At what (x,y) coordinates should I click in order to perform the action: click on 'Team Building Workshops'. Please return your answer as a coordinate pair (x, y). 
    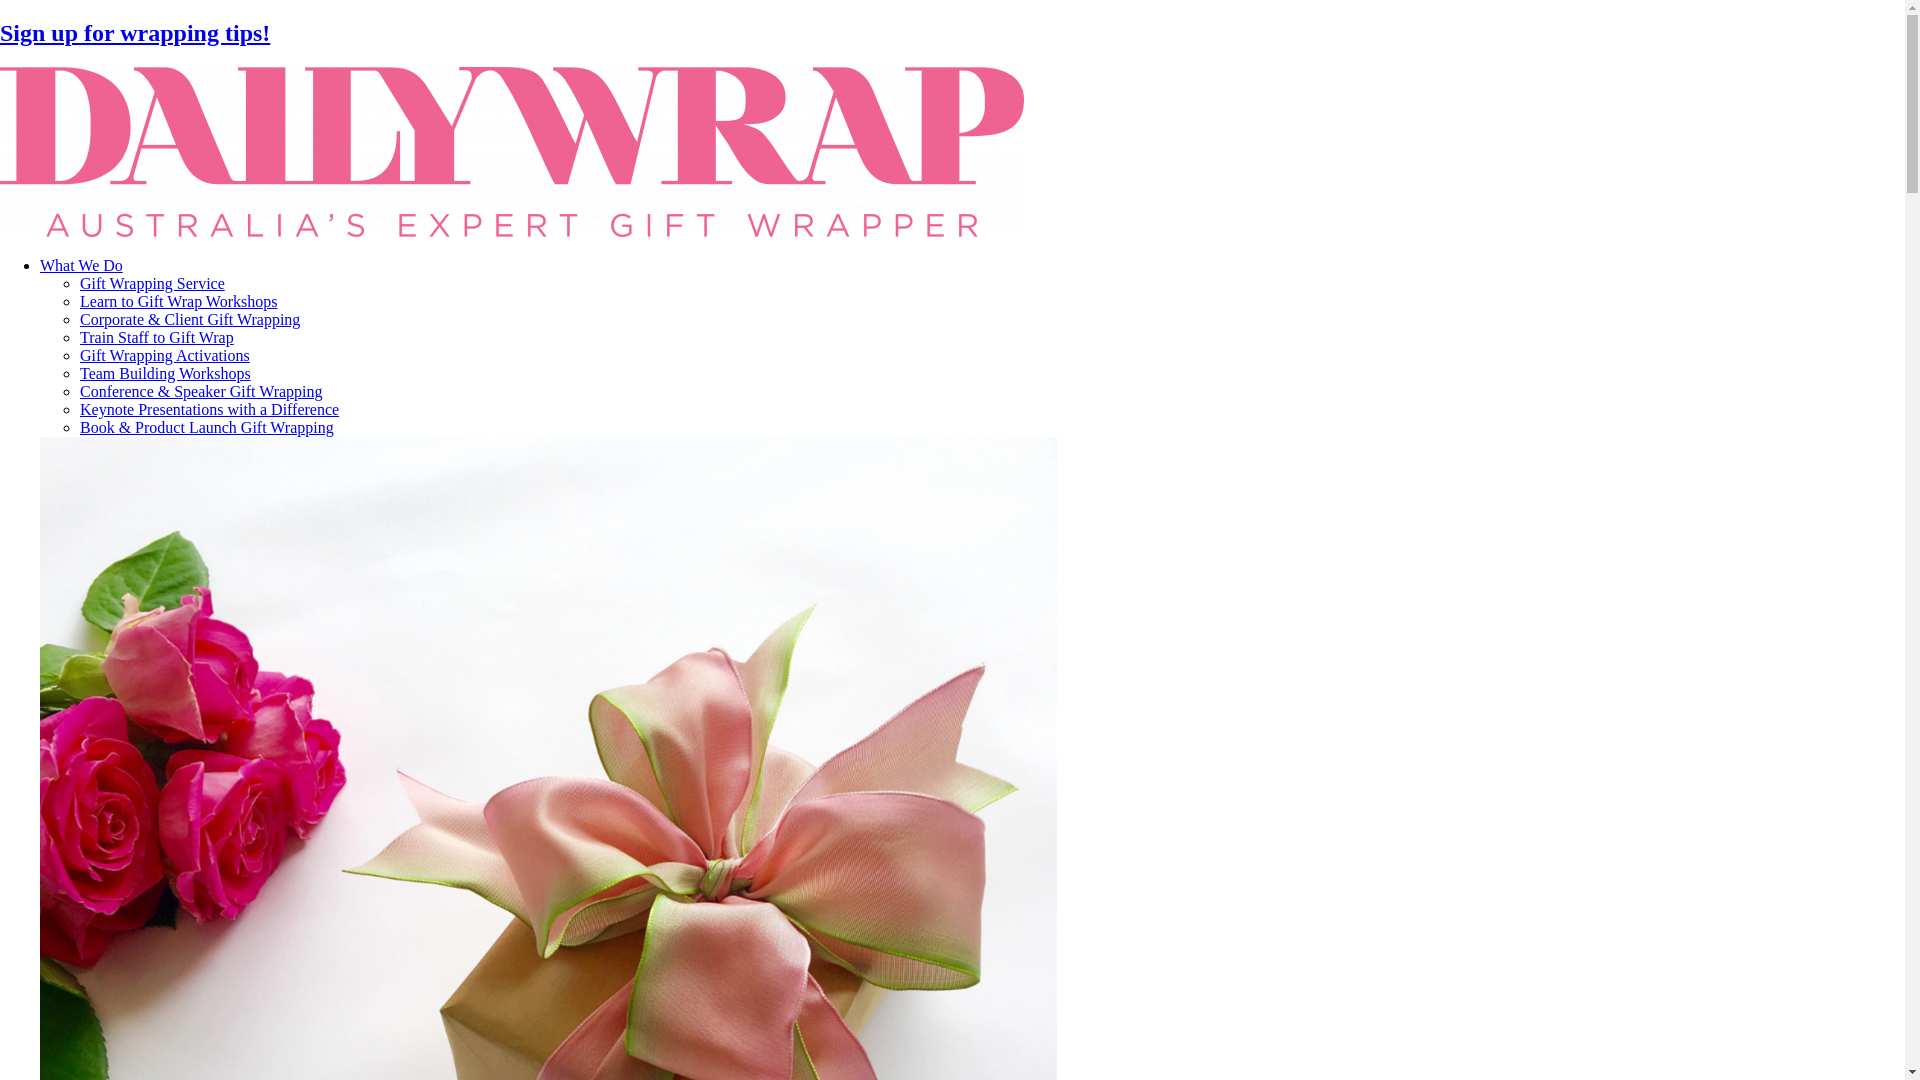
    Looking at the image, I should click on (165, 373).